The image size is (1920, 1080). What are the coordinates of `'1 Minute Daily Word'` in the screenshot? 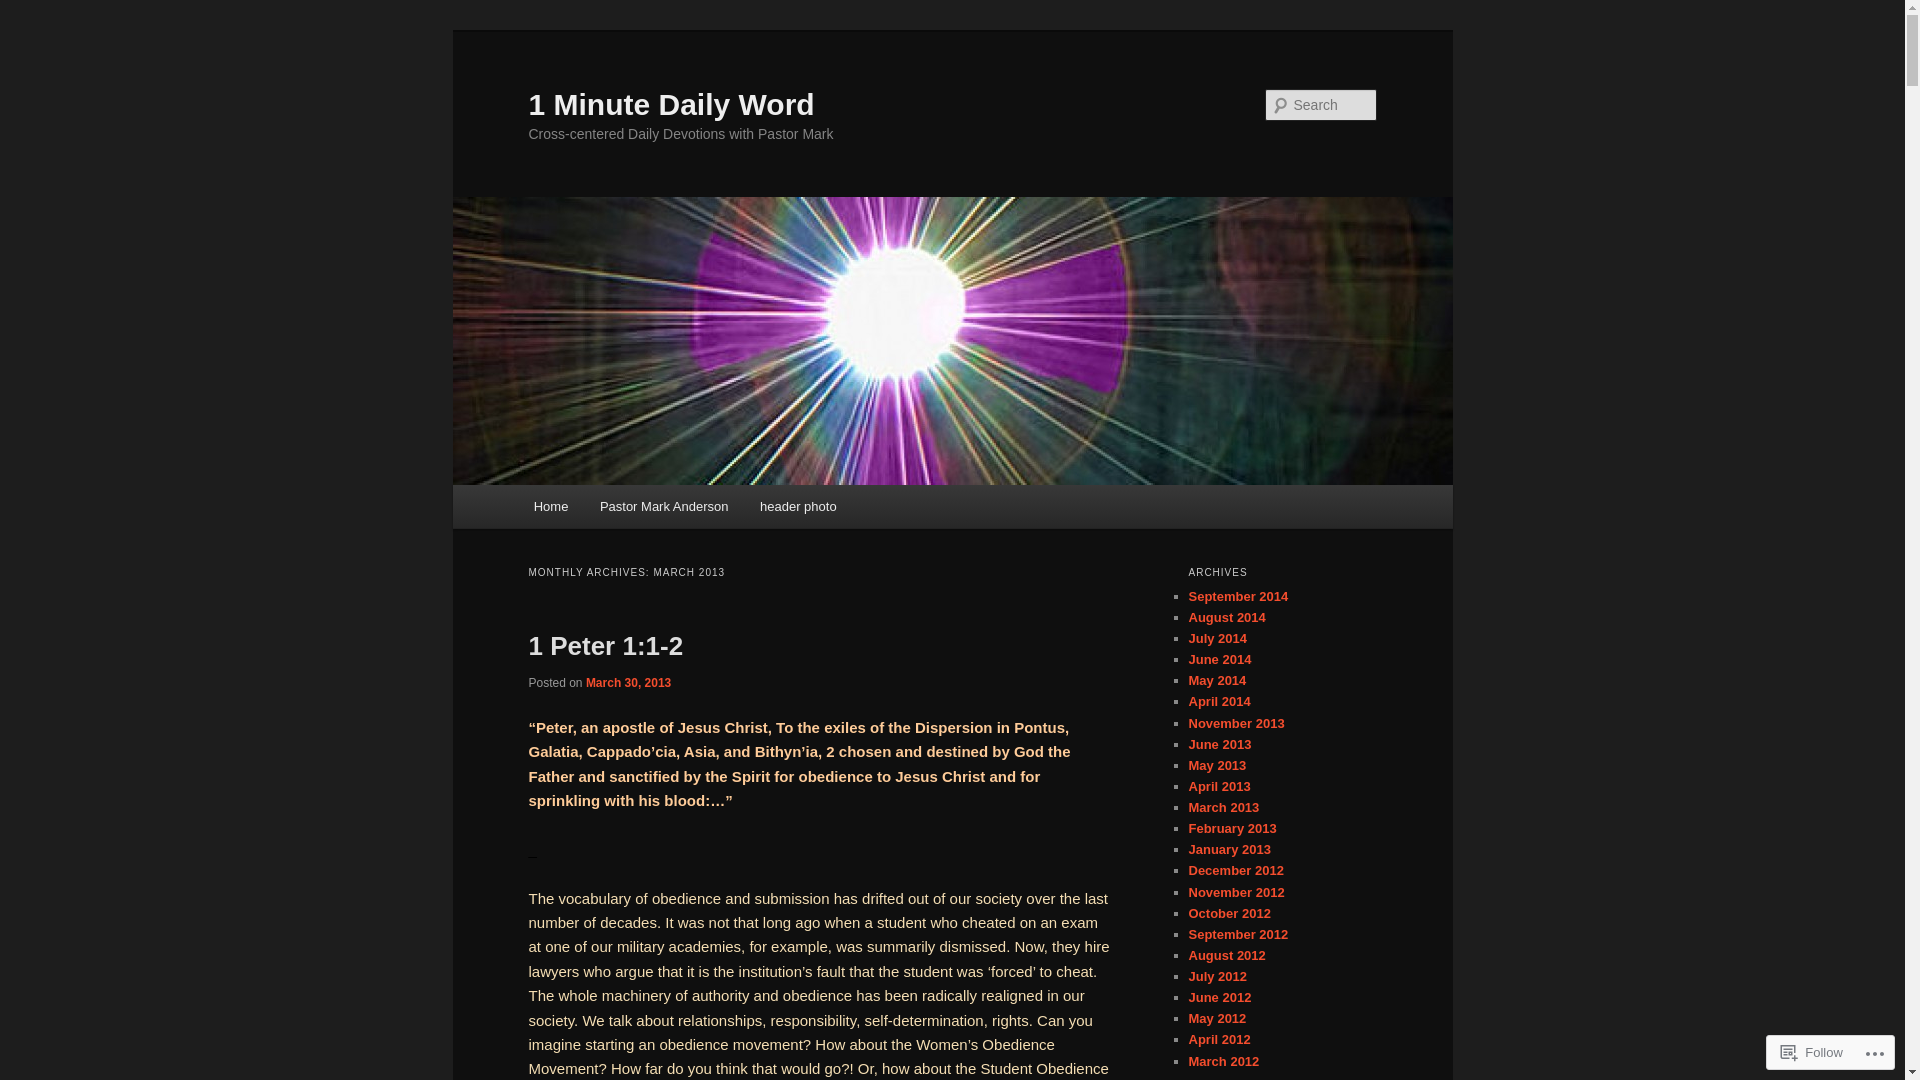 It's located at (671, 104).